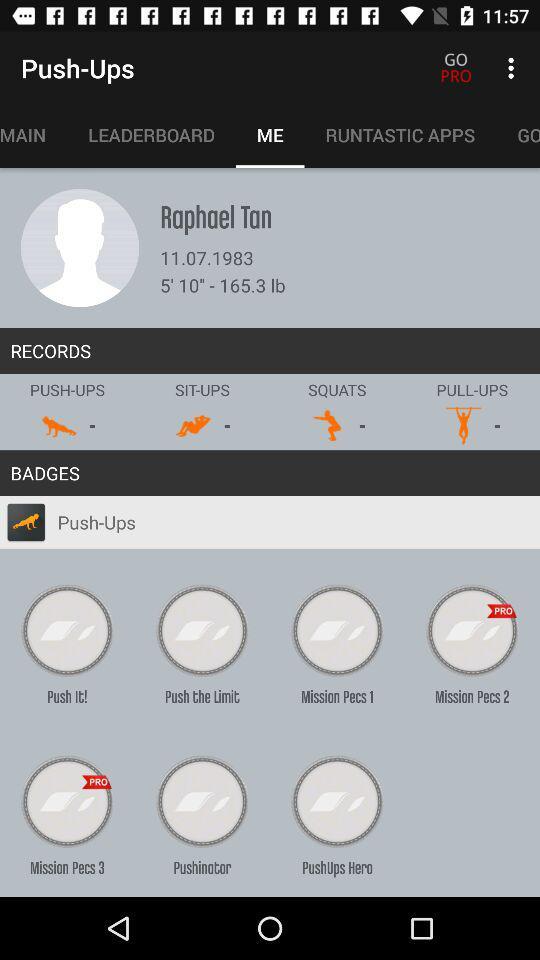 Image resolution: width=540 pixels, height=960 pixels. Describe the element at coordinates (400, 134) in the screenshot. I see `icon to the right of the me icon` at that location.